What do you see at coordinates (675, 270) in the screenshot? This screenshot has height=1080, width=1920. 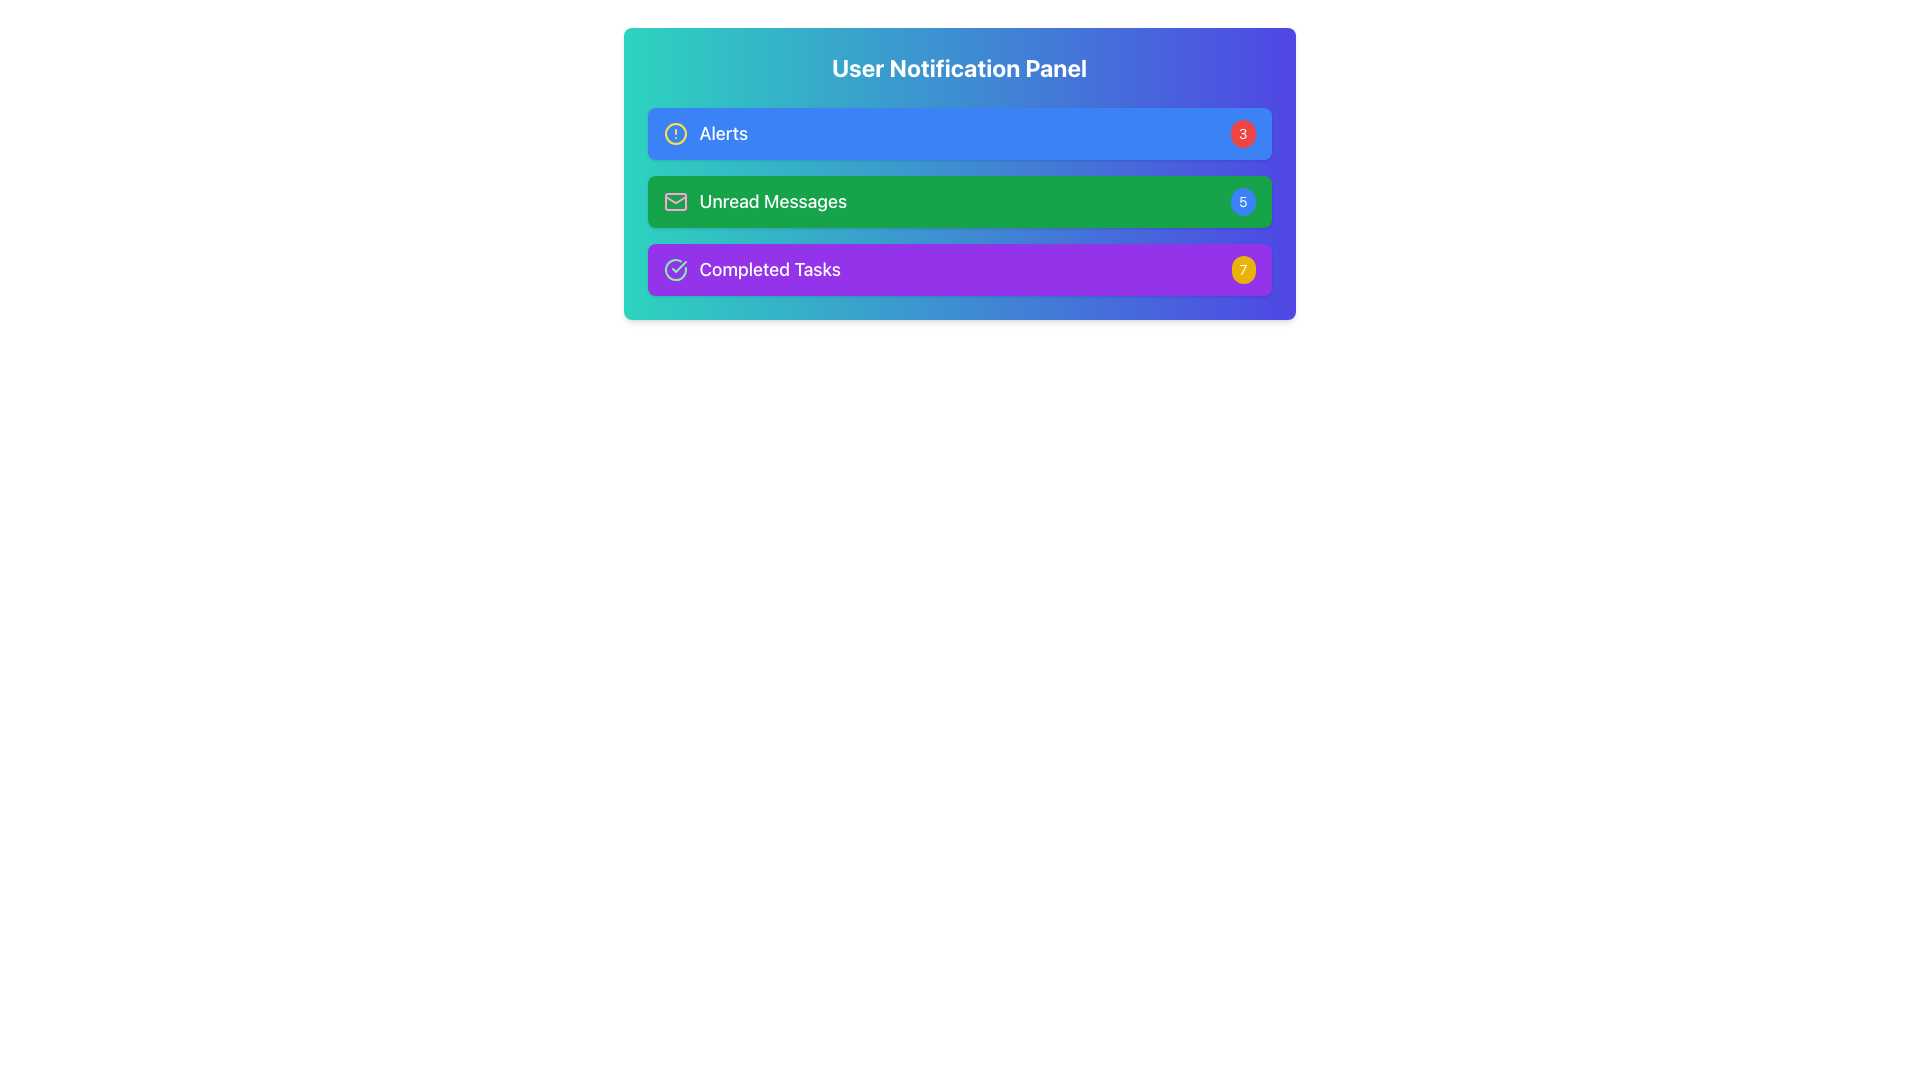 I see `the completion icon located to the left of the 'Completed Tasks' text in the 'Completed Tasks' section of the User Notification Panel` at bounding box center [675, 270].